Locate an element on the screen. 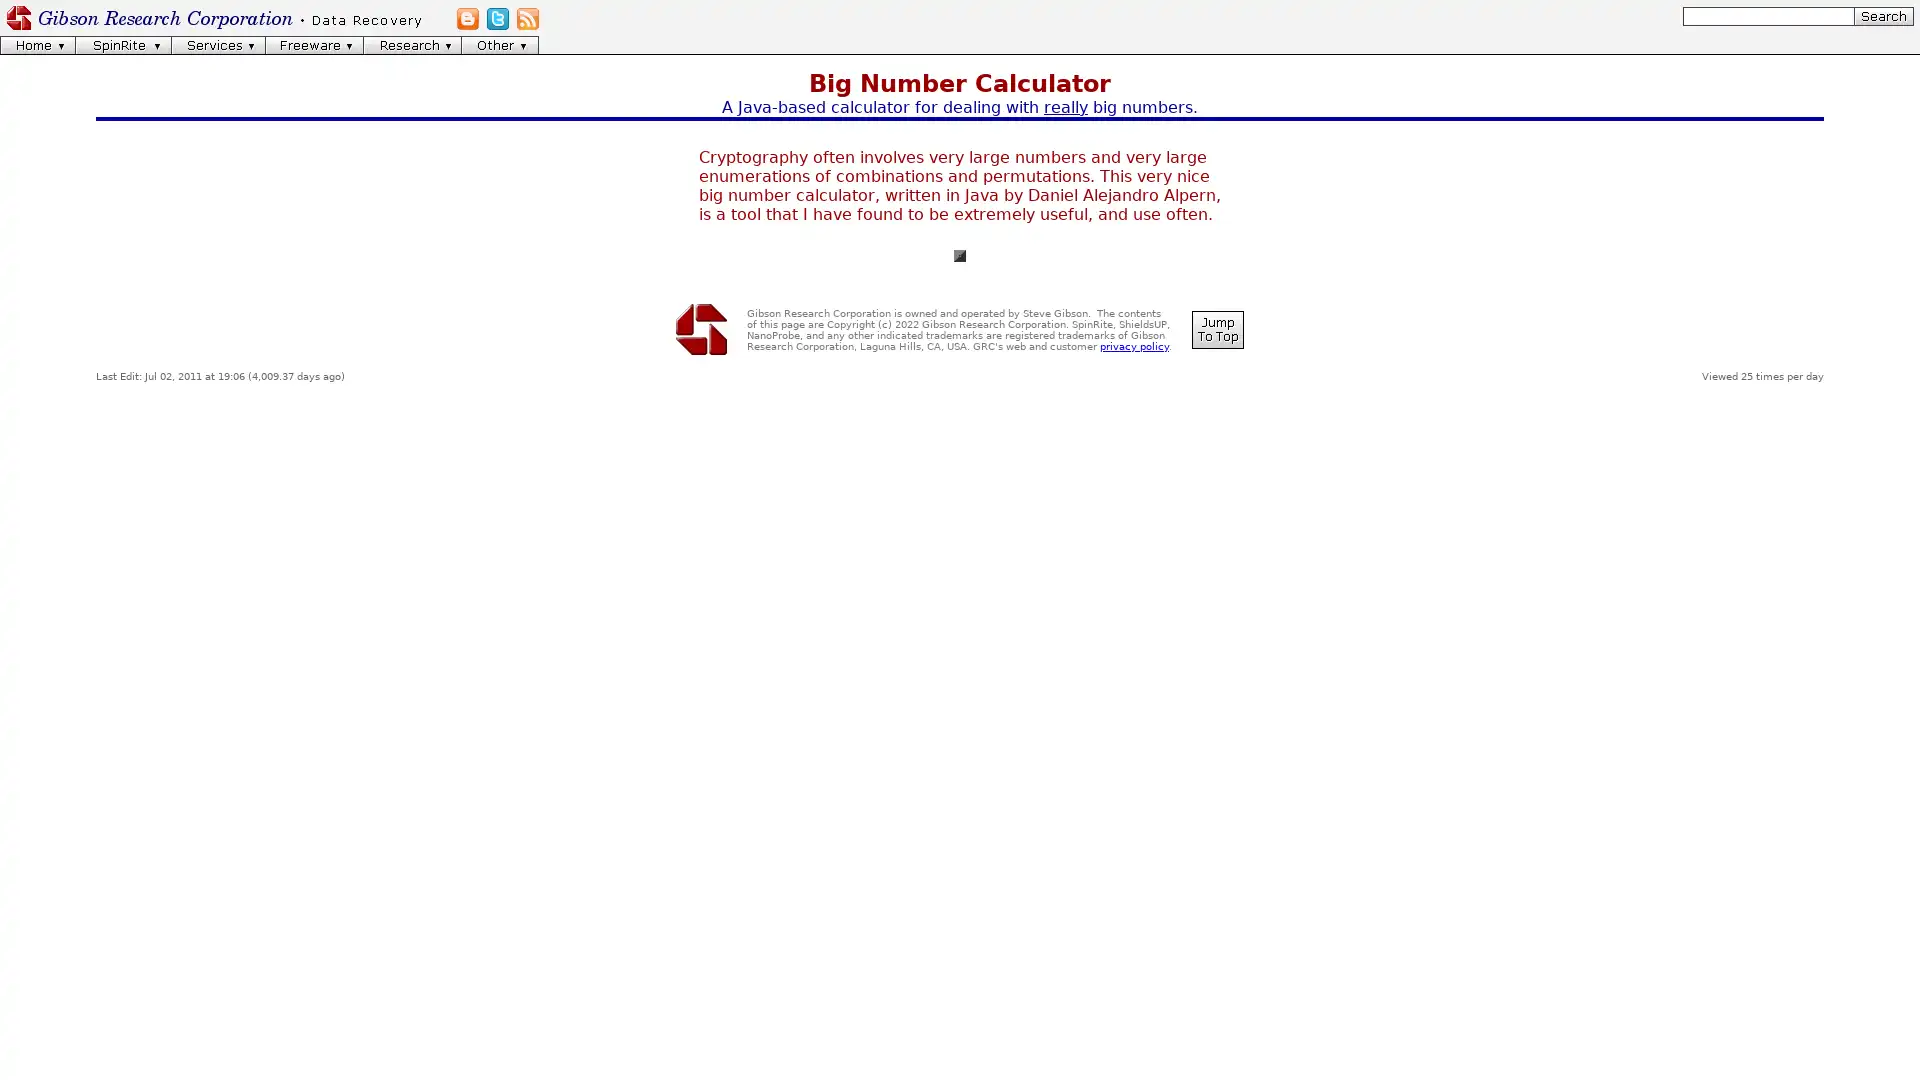 The image size is (1920, 1080). [Search] is located at coordinates (1882, 16).